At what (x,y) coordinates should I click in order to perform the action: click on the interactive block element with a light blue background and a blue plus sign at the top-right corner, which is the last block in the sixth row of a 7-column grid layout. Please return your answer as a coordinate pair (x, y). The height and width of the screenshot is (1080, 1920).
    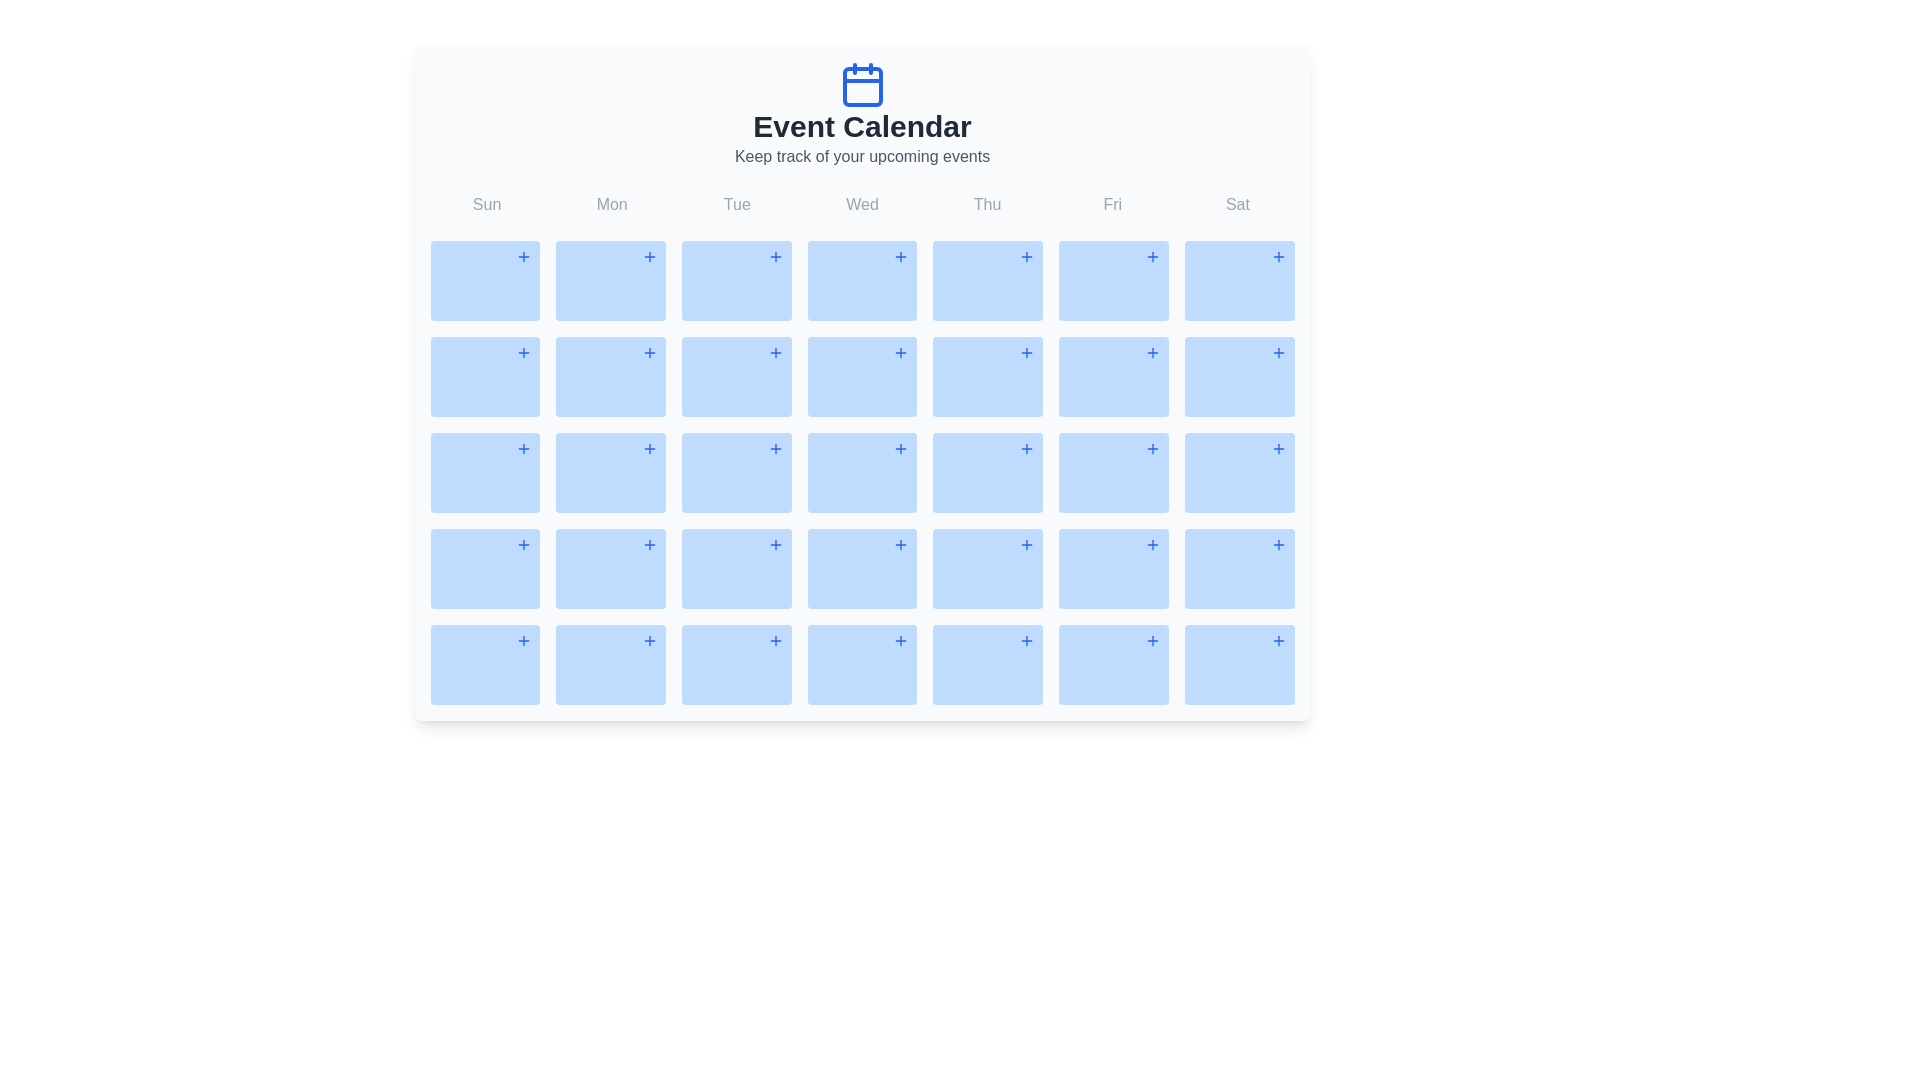
    Looking at the image, I should click on (1112, 664).